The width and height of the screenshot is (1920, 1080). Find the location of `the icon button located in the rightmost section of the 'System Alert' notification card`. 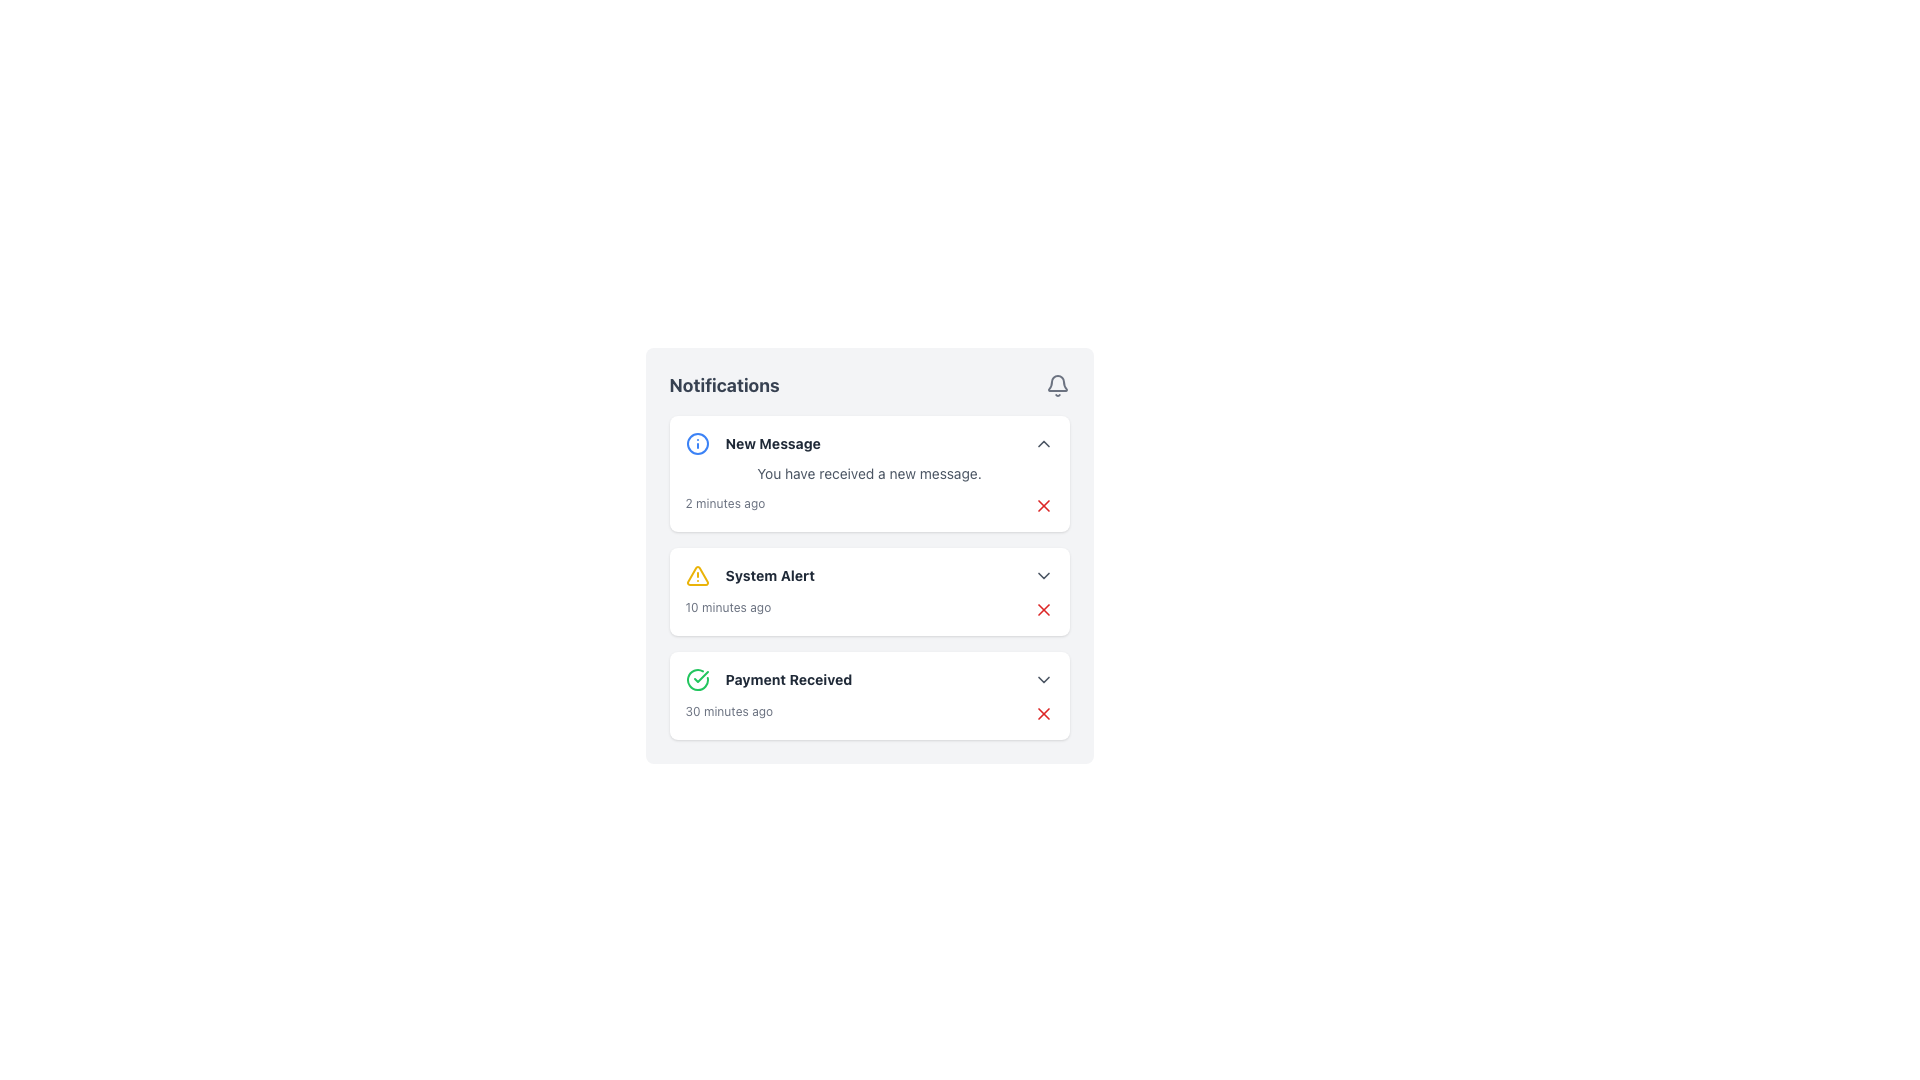

the icon button located in the rightmost section of the 'System Alert' notification card is located at coordinates (1042, 575).